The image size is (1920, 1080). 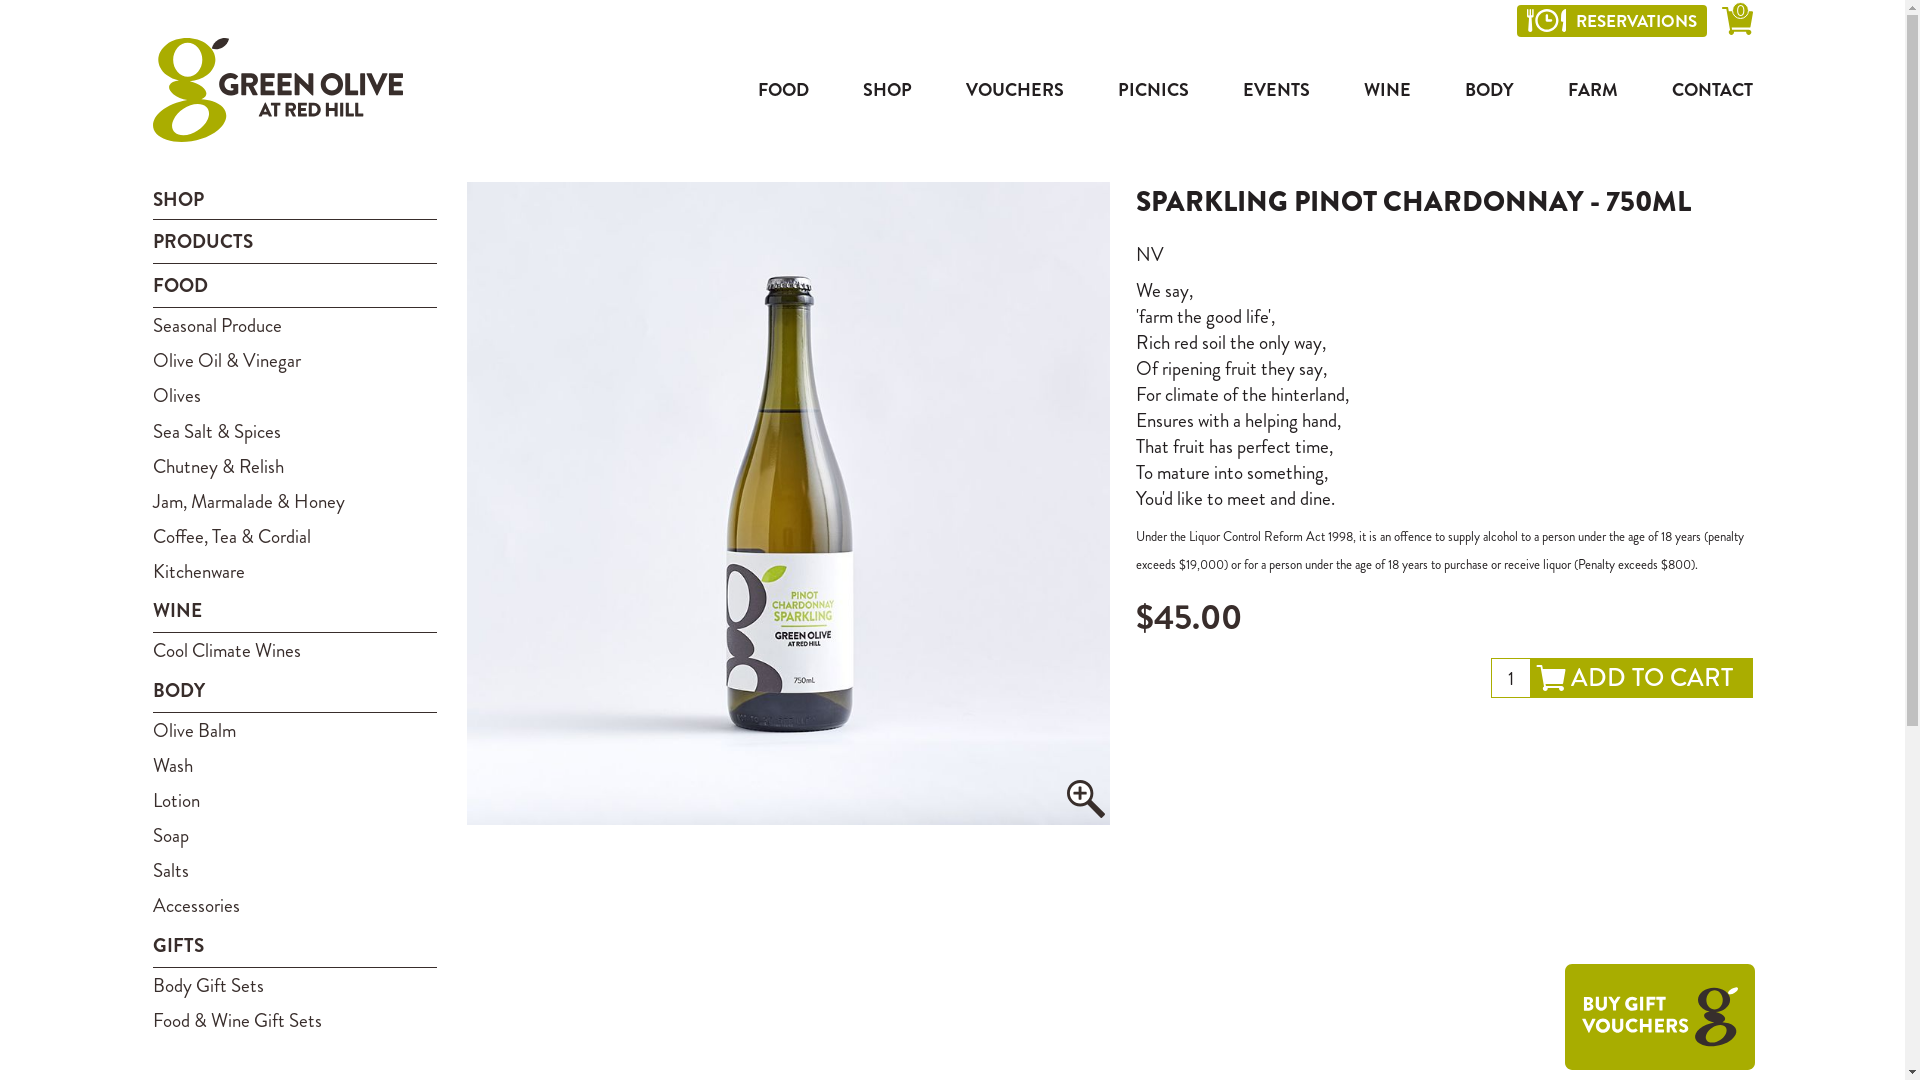 I want to click on 'PICNICS', so click(x=1153, y=88).